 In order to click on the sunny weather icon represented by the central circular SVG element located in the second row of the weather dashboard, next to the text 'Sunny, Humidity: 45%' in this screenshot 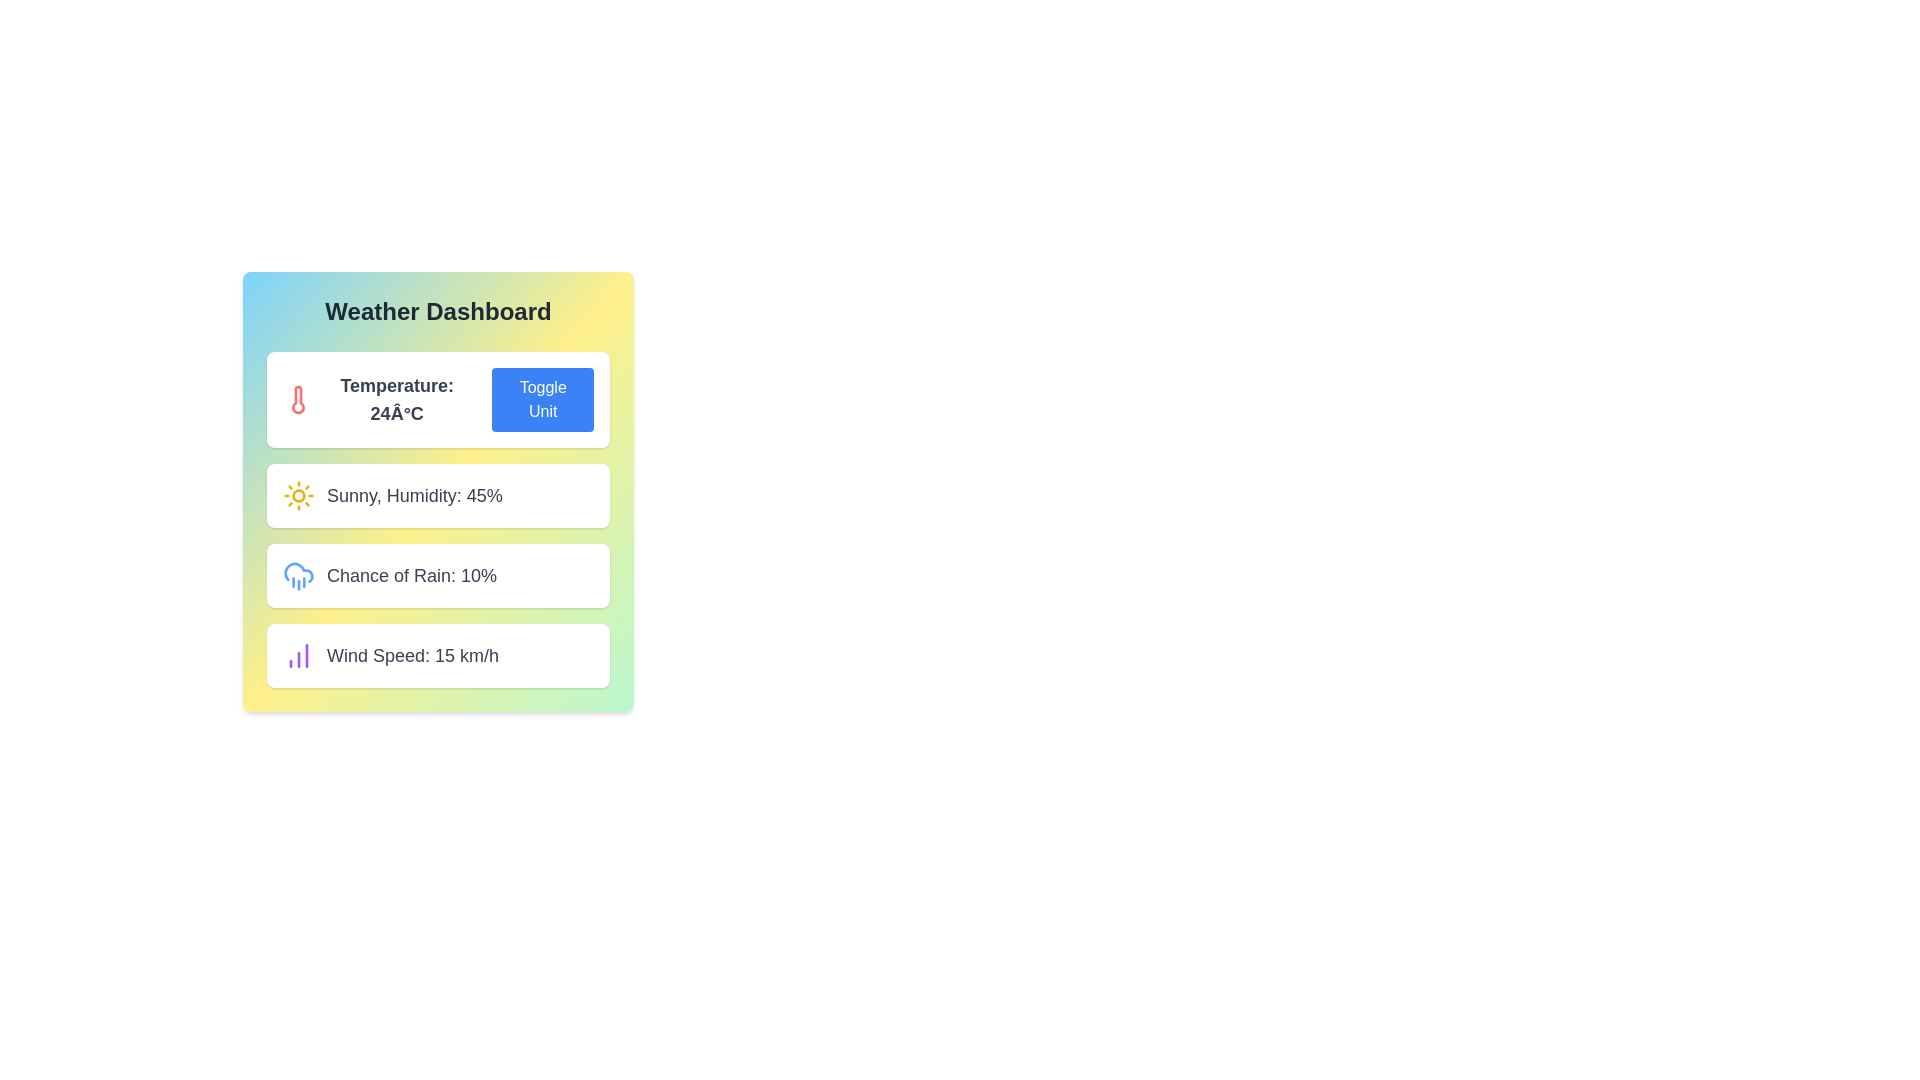, I will do `click(297, 495)`.